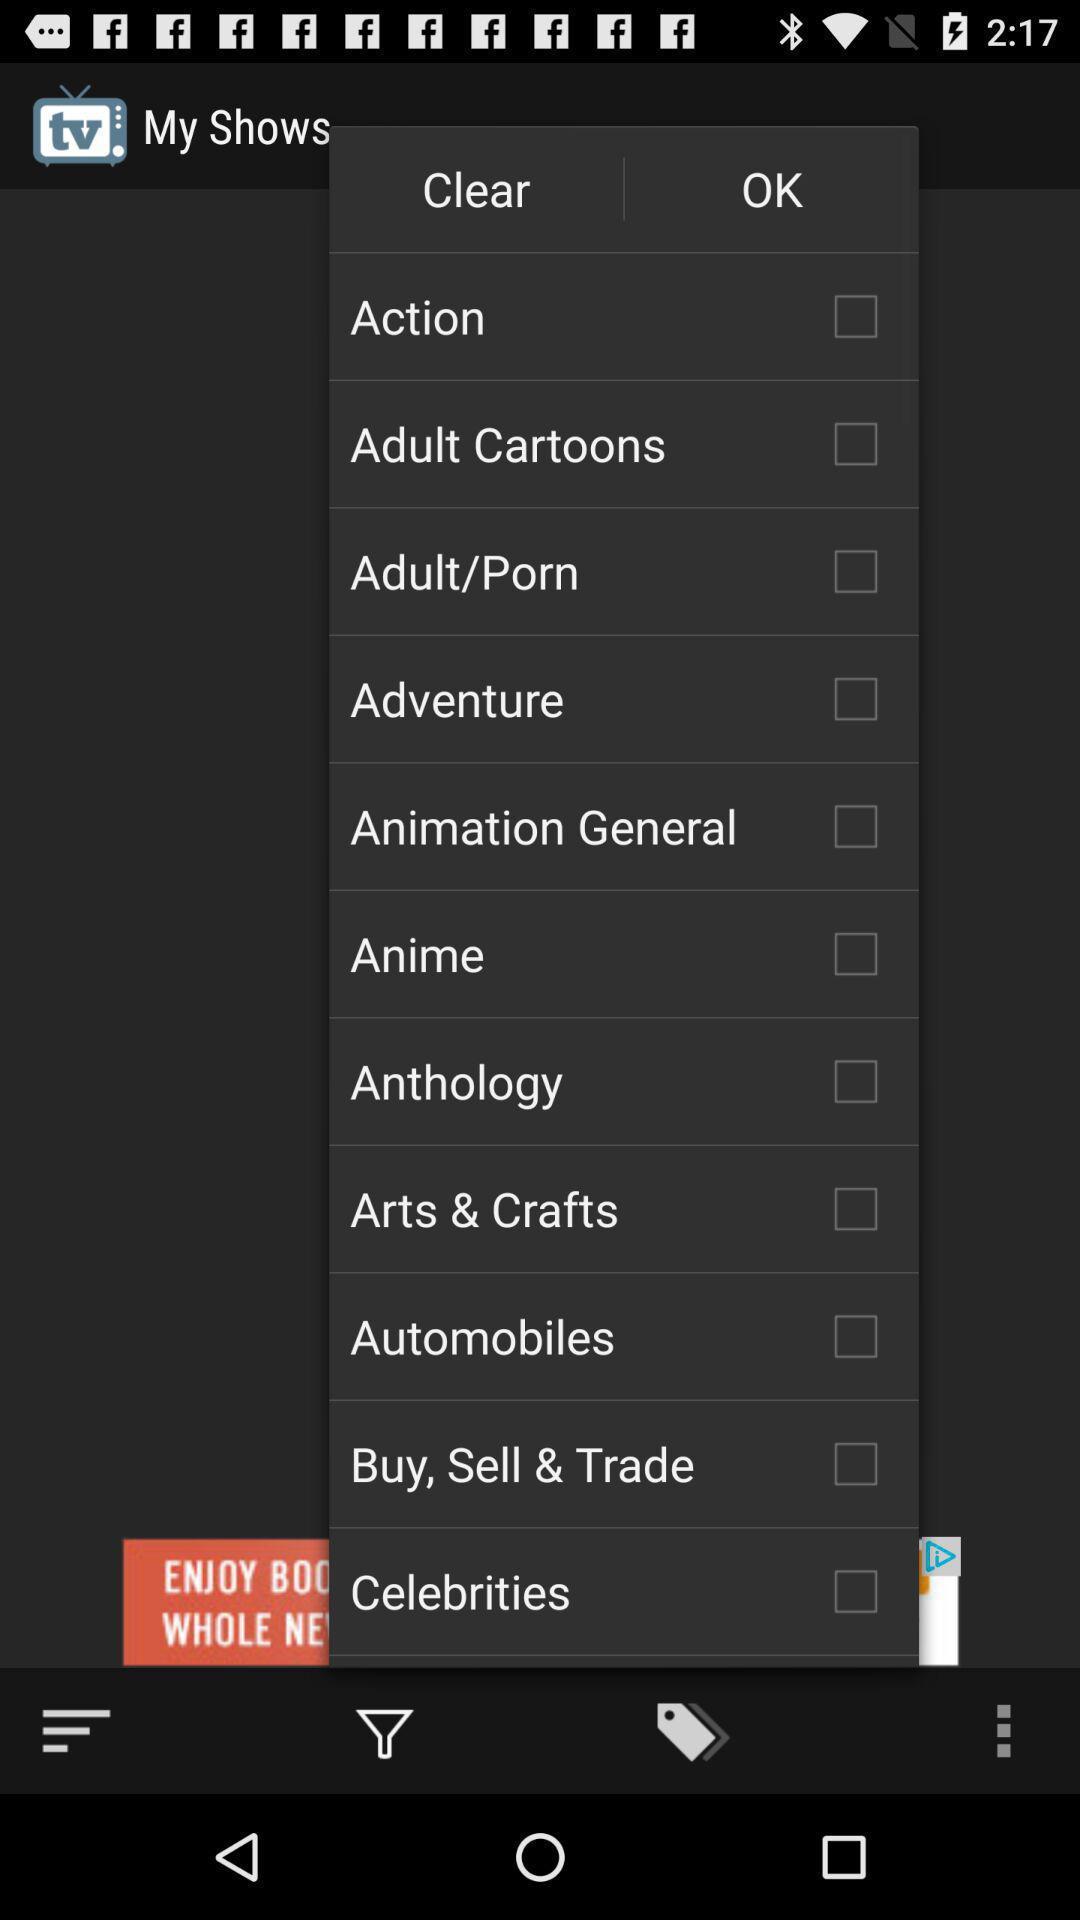 The image size is (1080, 1920). I want to click on the item above action icon, so click(770, 188).